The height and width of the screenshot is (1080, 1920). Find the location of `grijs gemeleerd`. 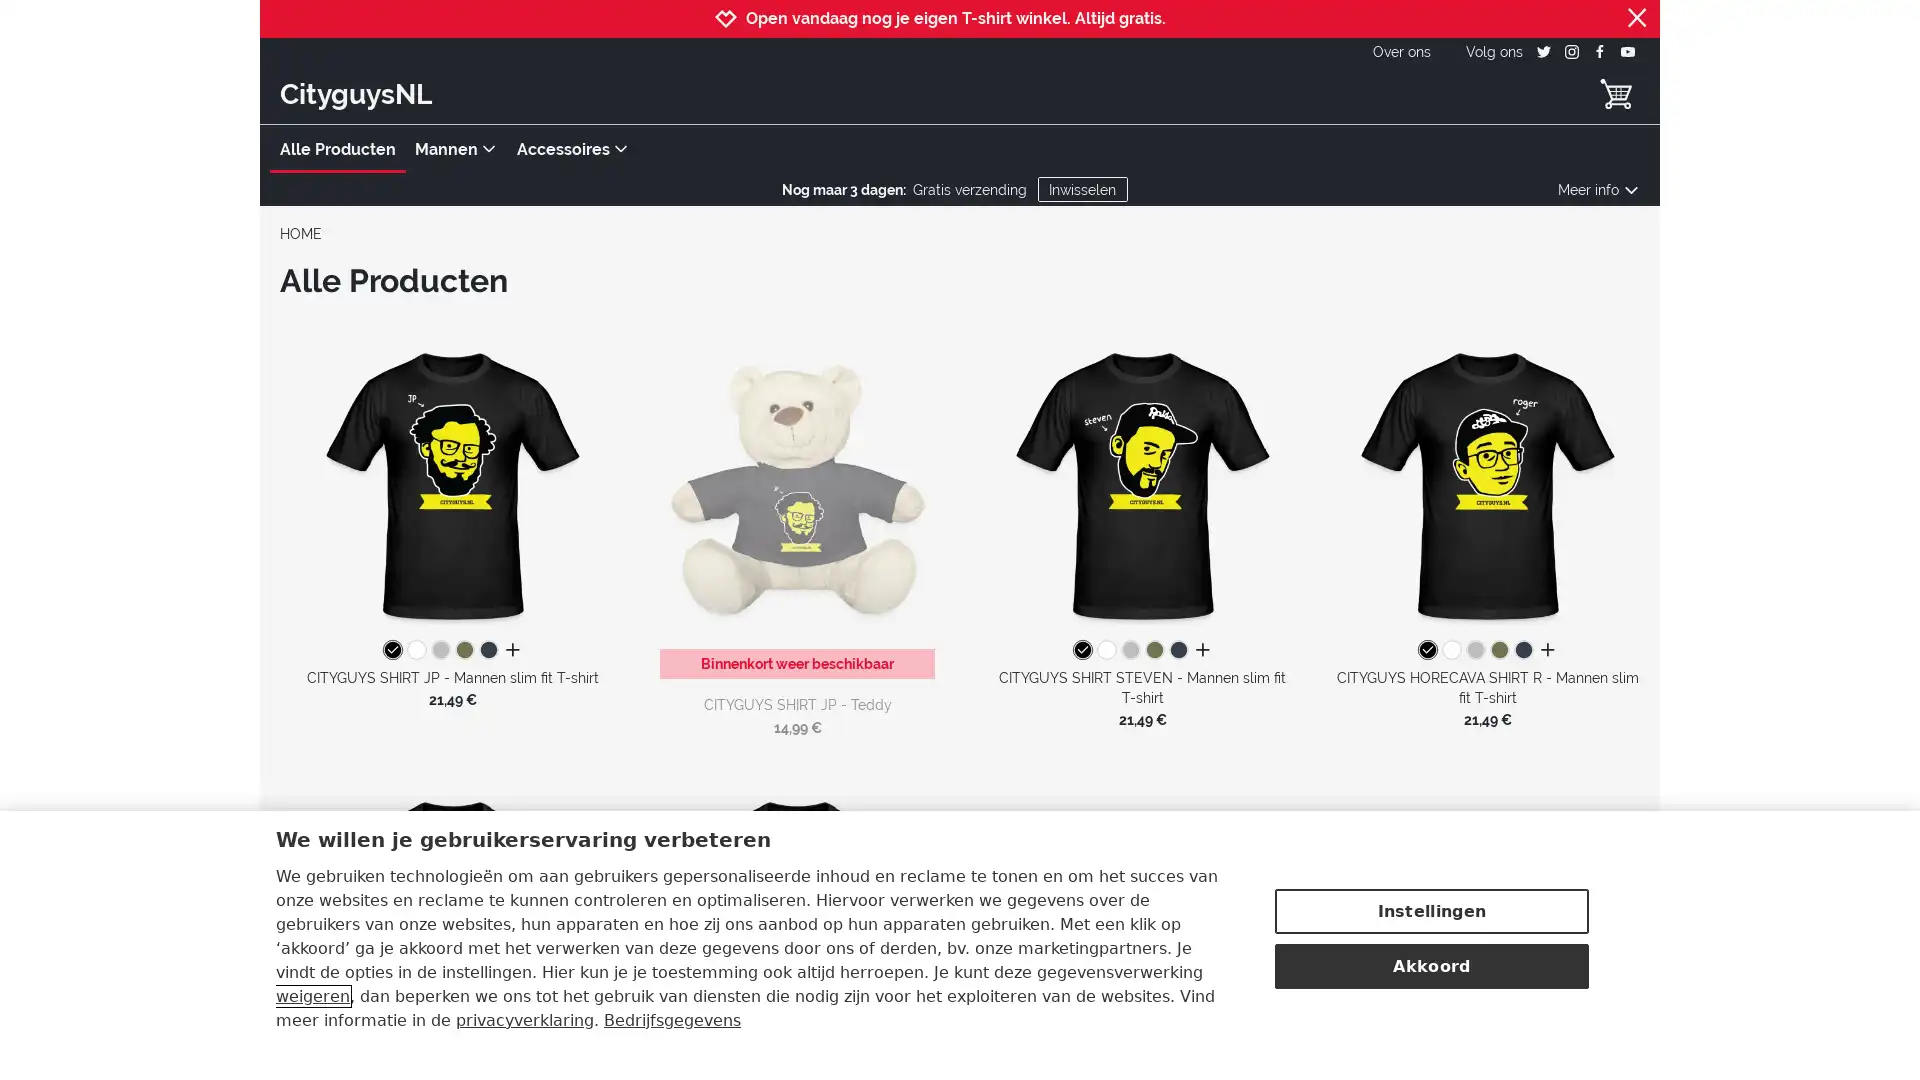

grijs gemeleerd is located at coordinates (1129, 651).